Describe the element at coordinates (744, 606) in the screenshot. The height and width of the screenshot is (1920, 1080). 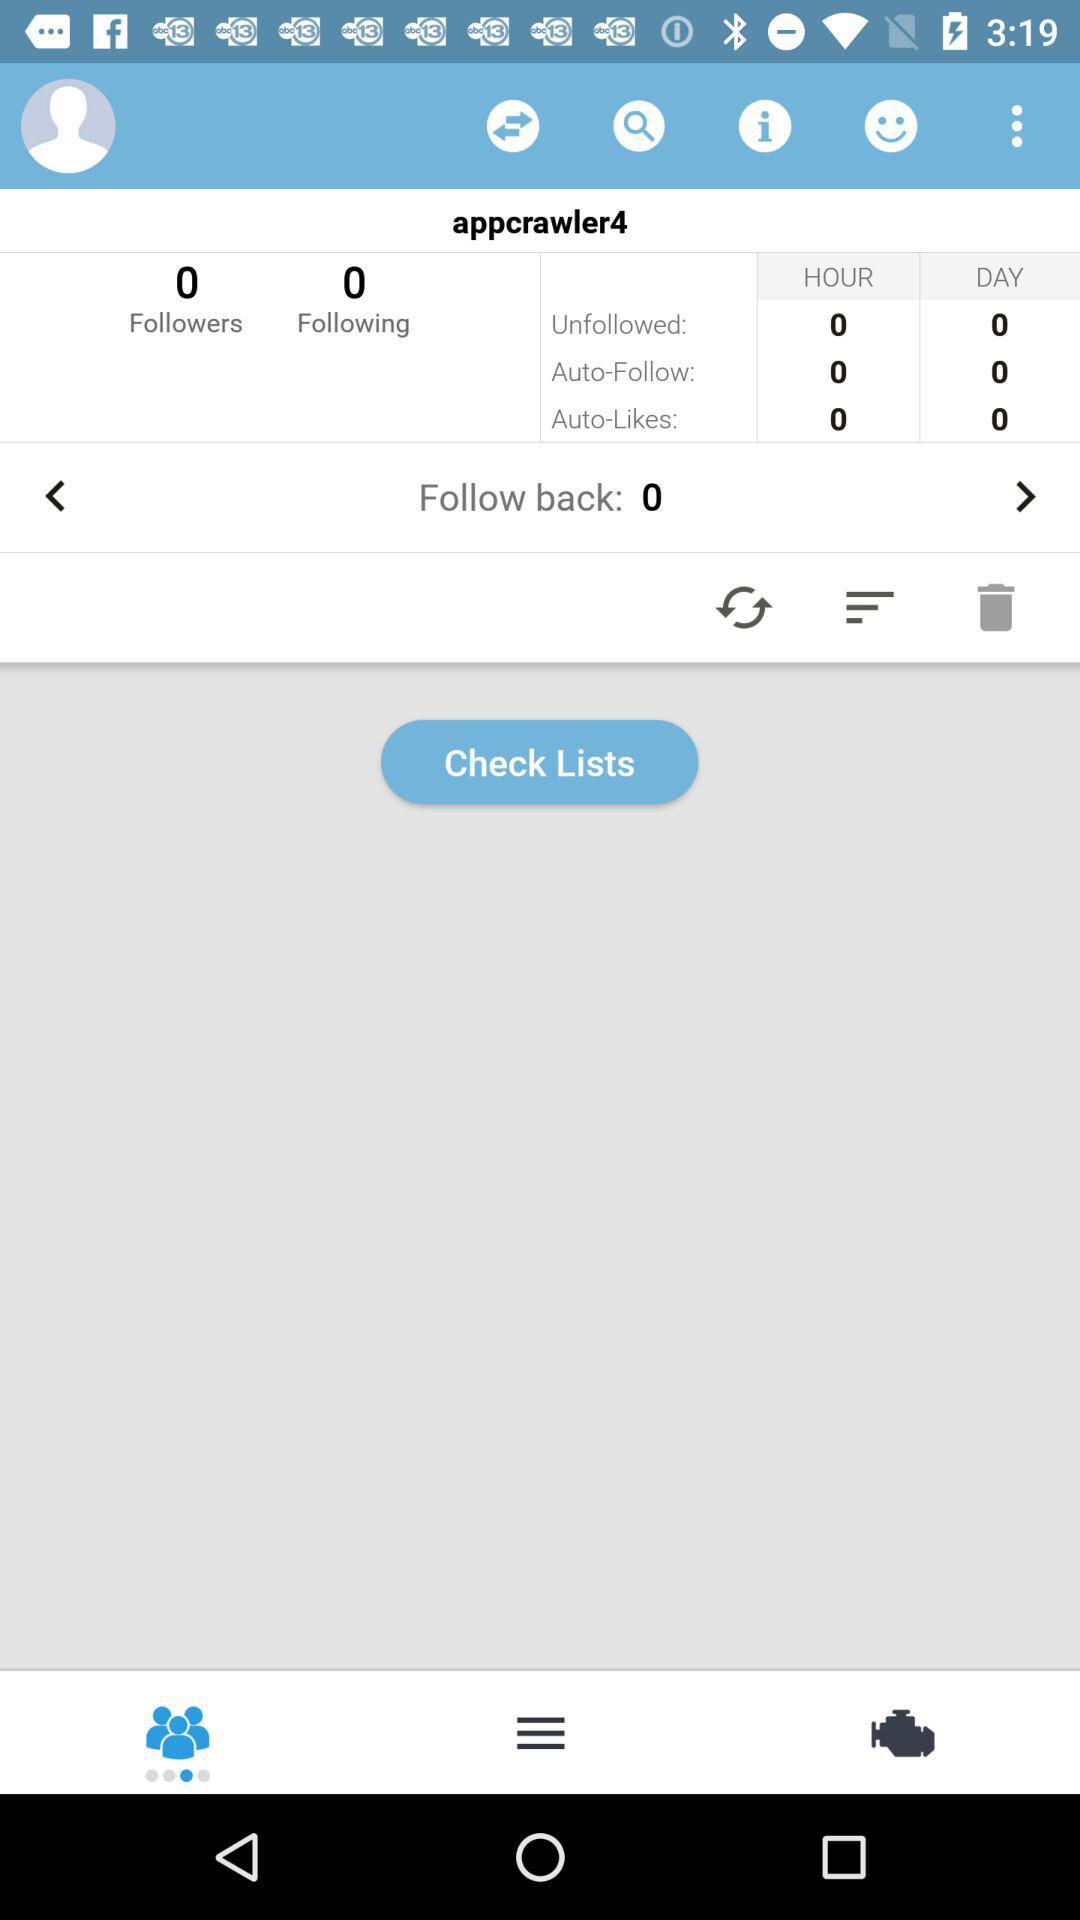
I see `the icon below the follow back:  0 icon` at that location.